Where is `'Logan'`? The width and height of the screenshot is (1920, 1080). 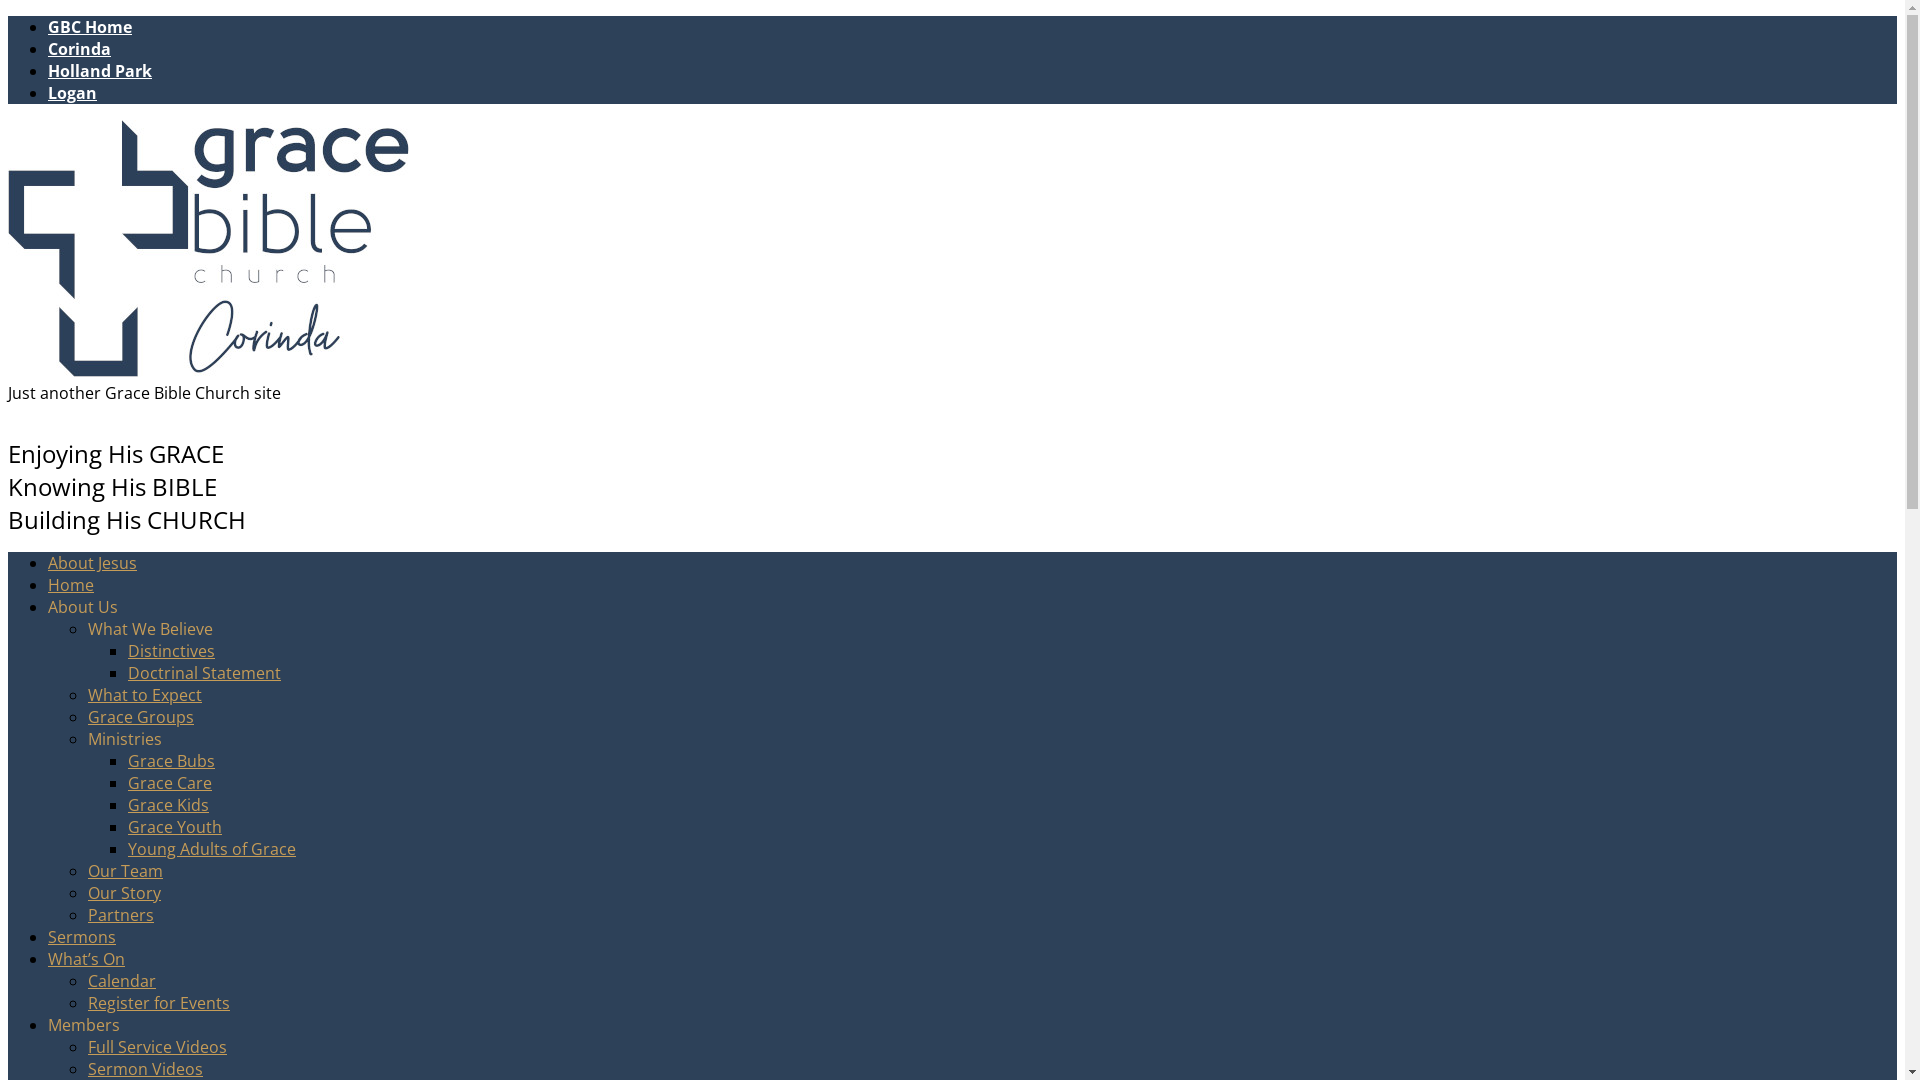 'Logan' is located at coordinates (72, 92).